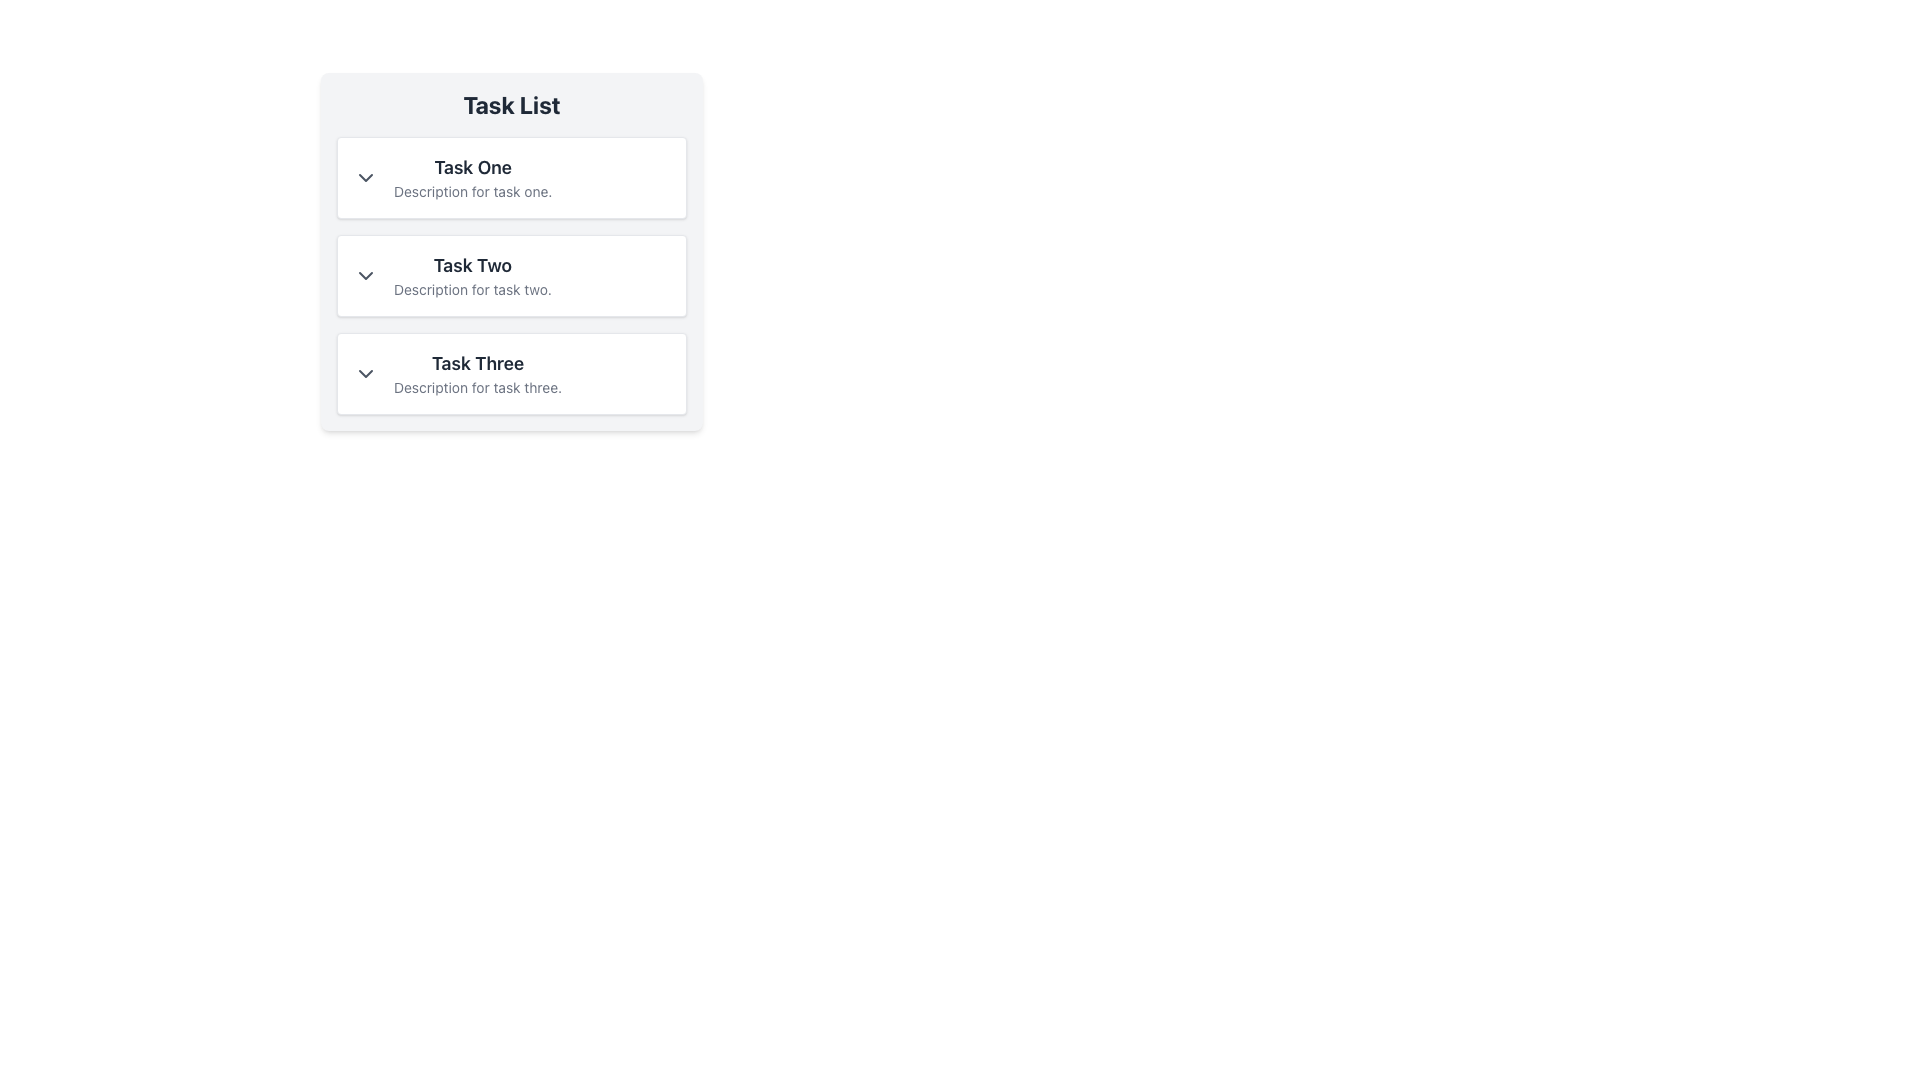 The width and height of the screenshot is (1920, 1080). What do you see at coordinates (472, 192) in the screenshot?
I see `the informational text label located below the title 'Task One' in the task card layout` at bounding box center [472, 192].